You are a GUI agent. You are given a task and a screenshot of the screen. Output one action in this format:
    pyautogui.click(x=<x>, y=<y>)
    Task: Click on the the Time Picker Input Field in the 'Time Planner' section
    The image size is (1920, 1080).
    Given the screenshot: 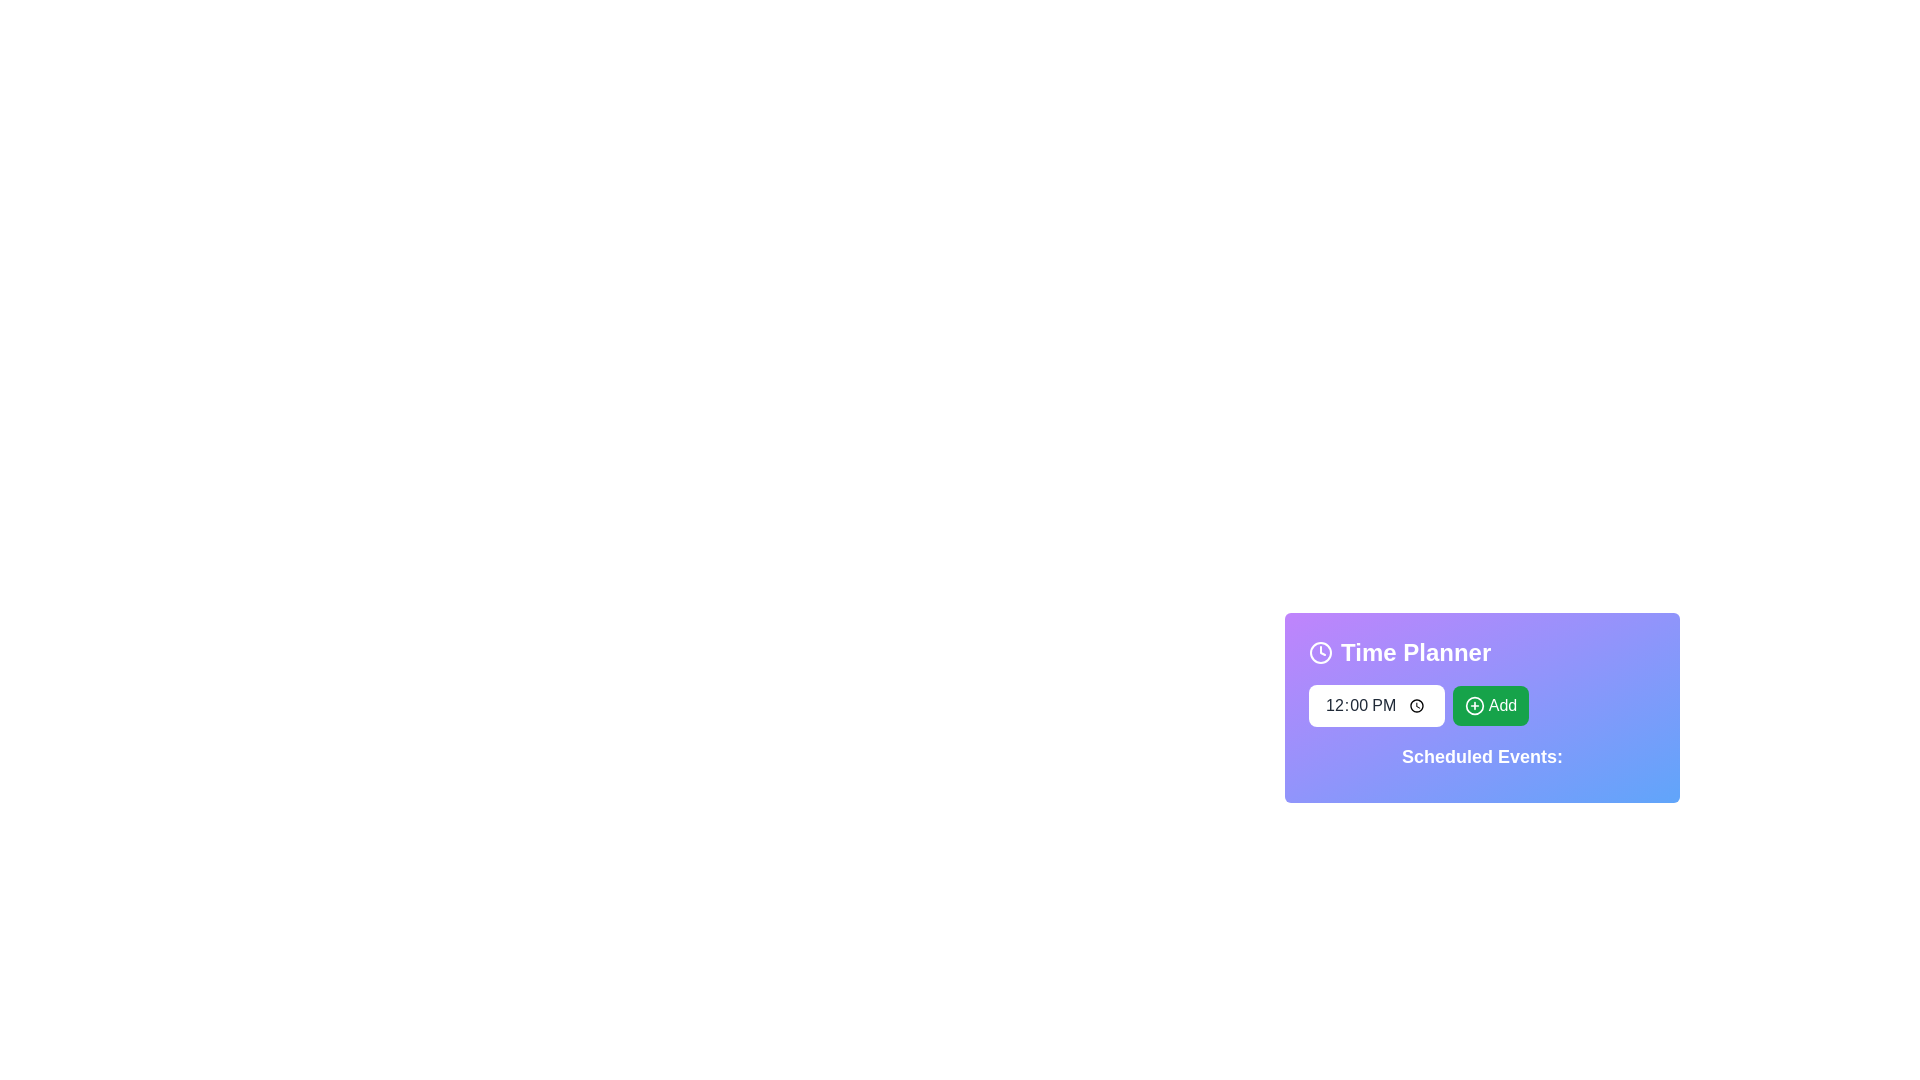 What is the action you would take?
    pyautogui.click(x=1375, y=704)
    